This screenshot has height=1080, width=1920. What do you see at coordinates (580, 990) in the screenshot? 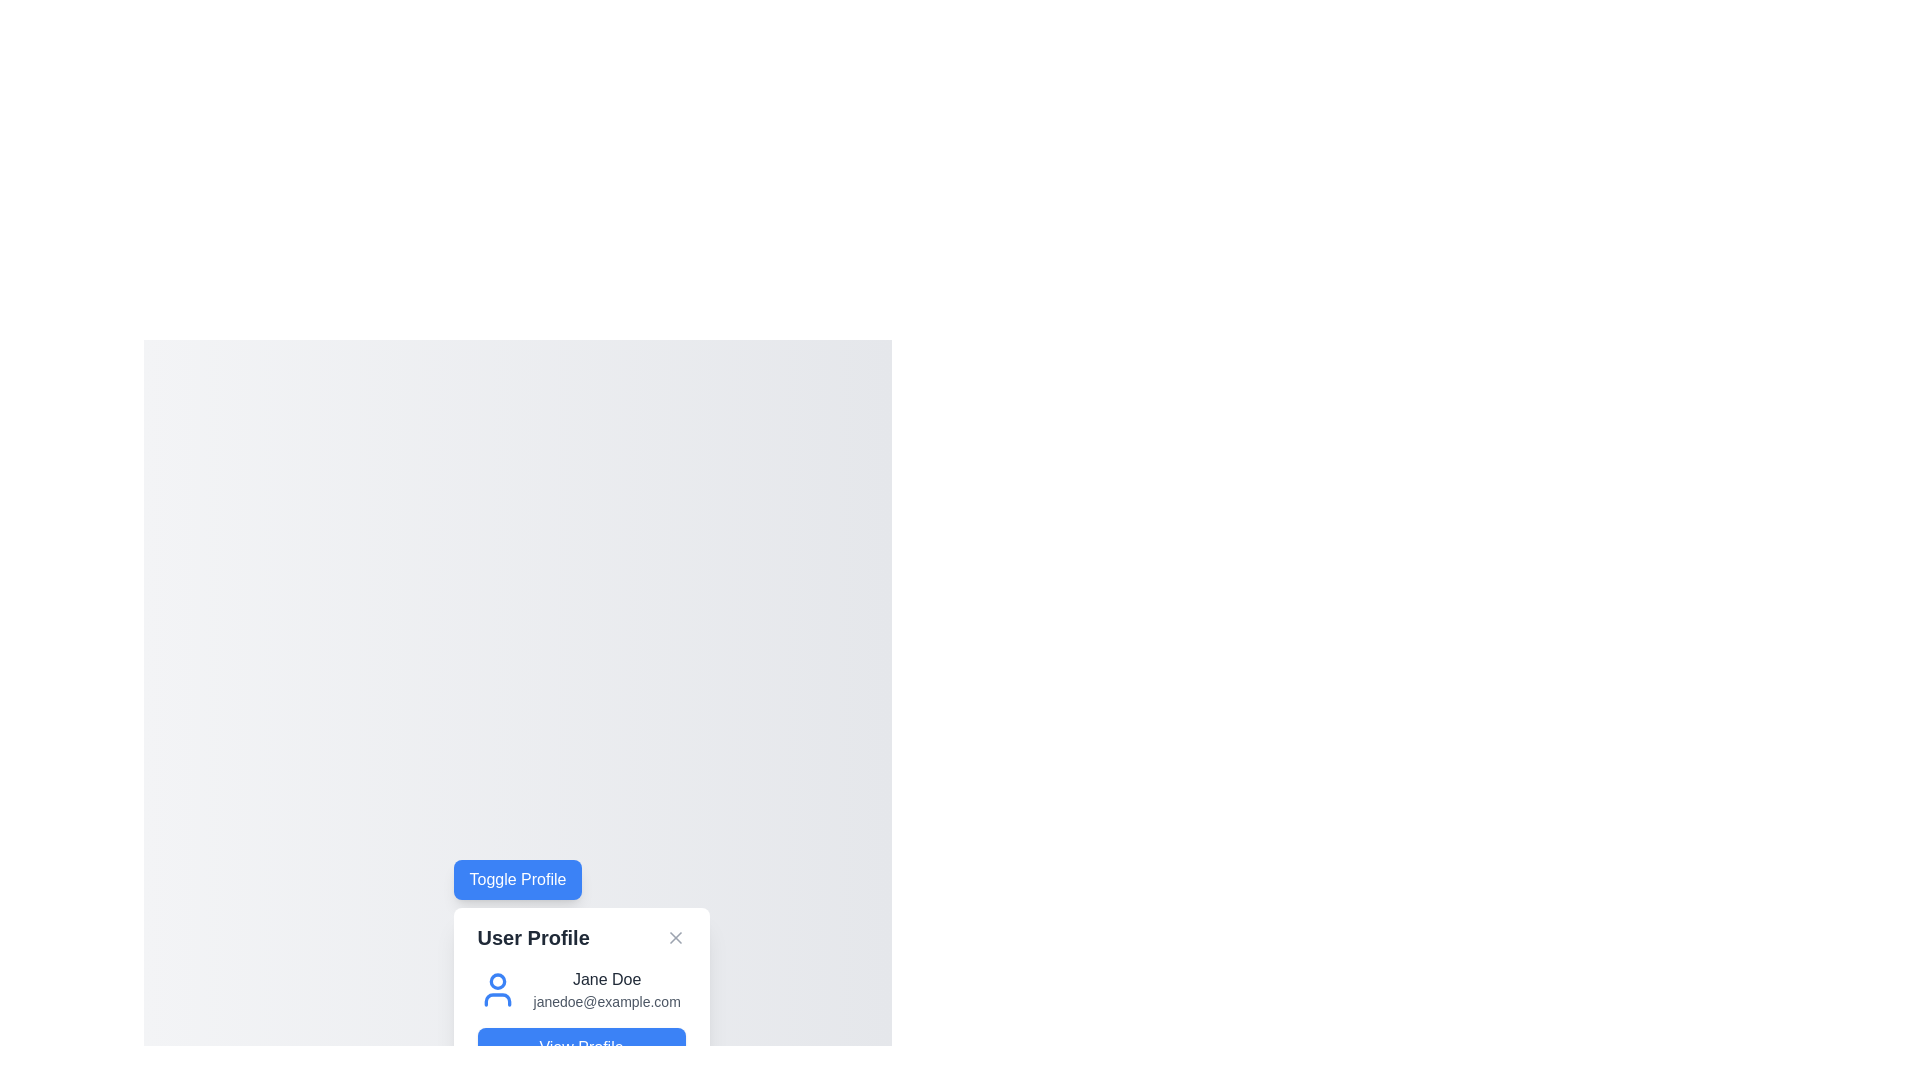
I see `the User Profile Summary displaying 'Jane Doe' and 'janedoe@example.com'` at bounding box center [580, 990].